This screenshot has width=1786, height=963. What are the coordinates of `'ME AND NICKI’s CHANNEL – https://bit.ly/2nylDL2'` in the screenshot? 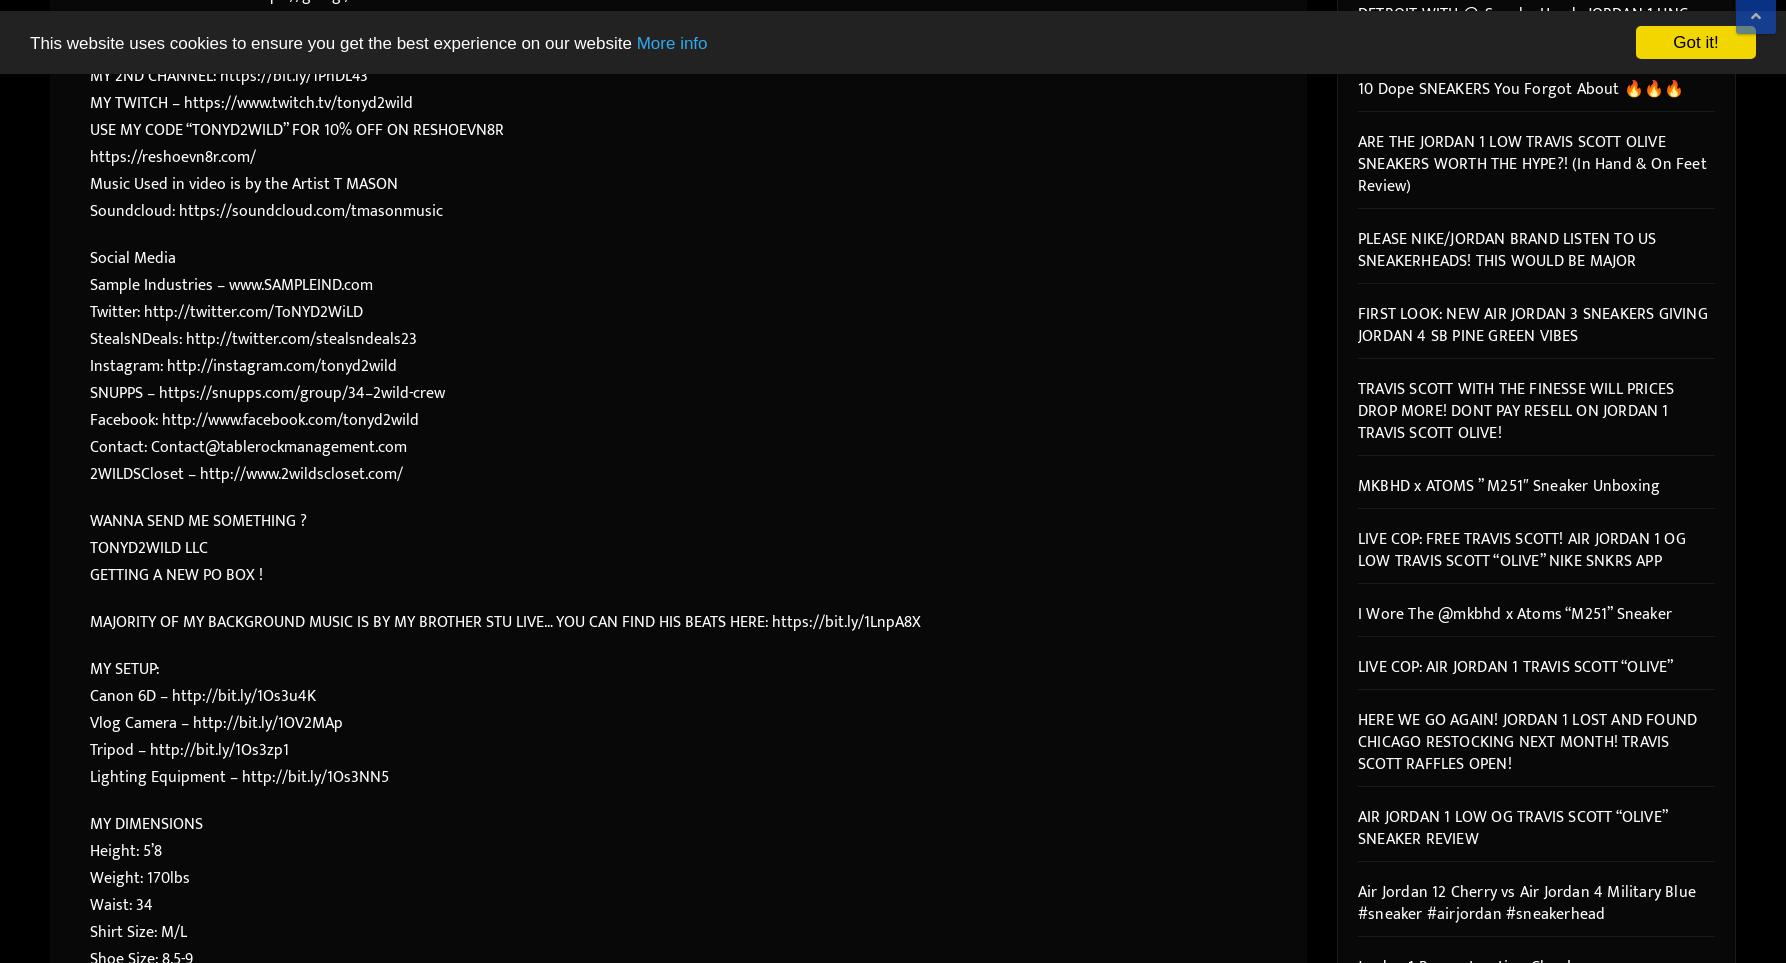 It's located at (90, 49).